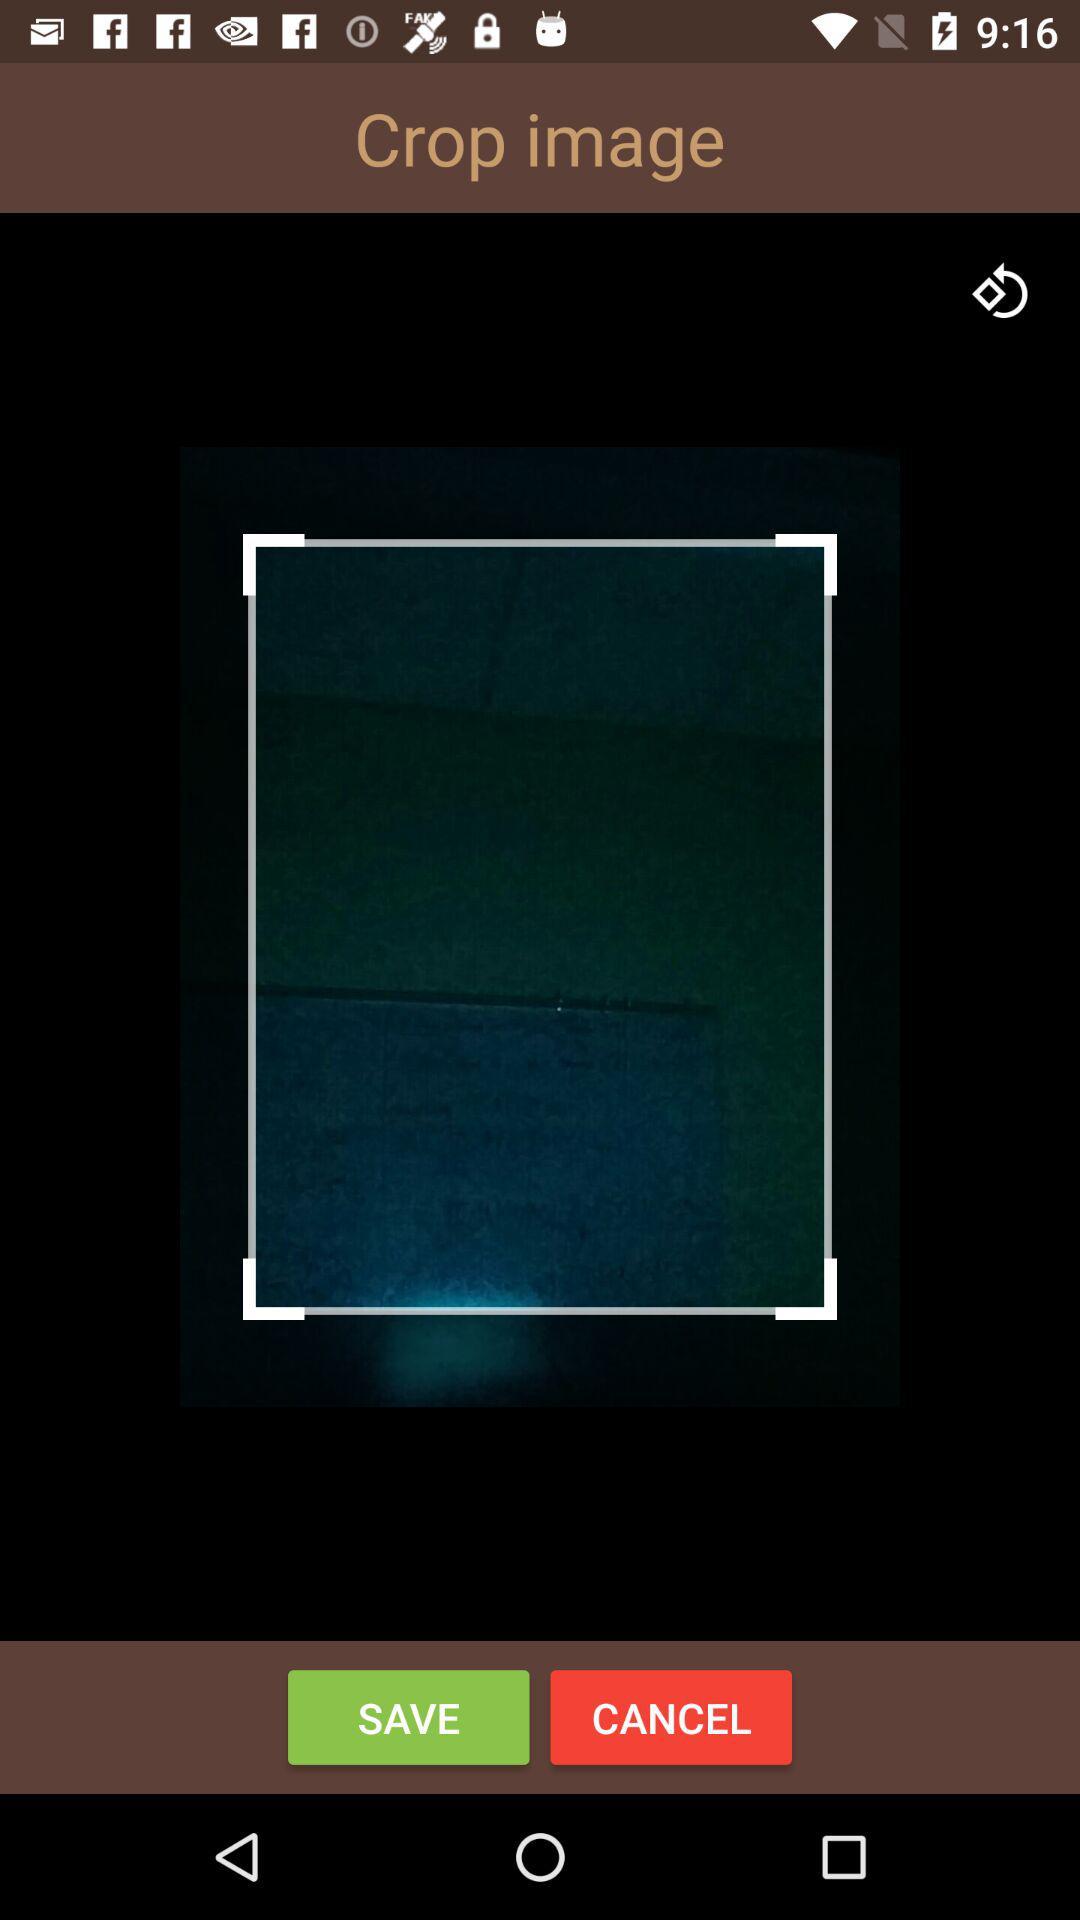 This screenshot has height=1920, width=1080. Describe the element at coordinates (407, 1716) in the screenshot. I see `save item` at that location.